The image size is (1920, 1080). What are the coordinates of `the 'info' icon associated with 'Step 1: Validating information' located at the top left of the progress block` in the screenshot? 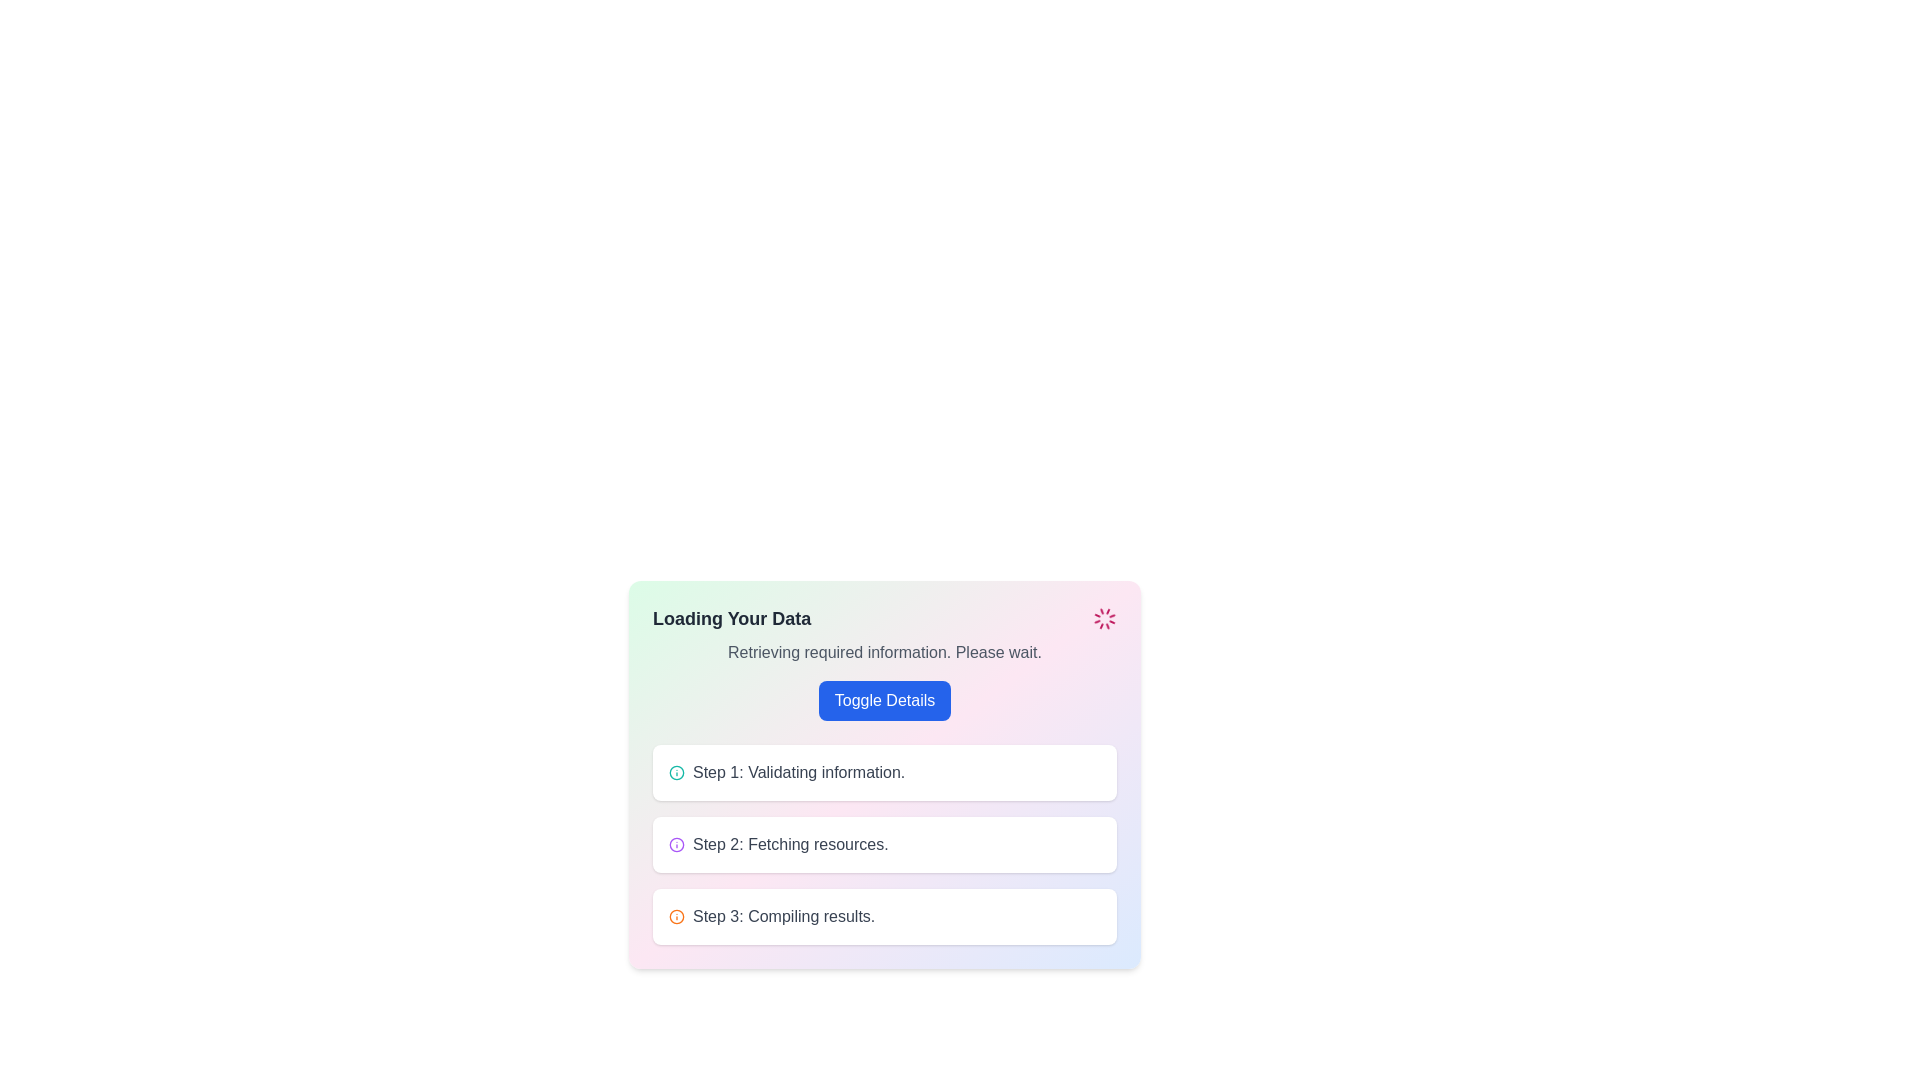 It's located at (676, 771).